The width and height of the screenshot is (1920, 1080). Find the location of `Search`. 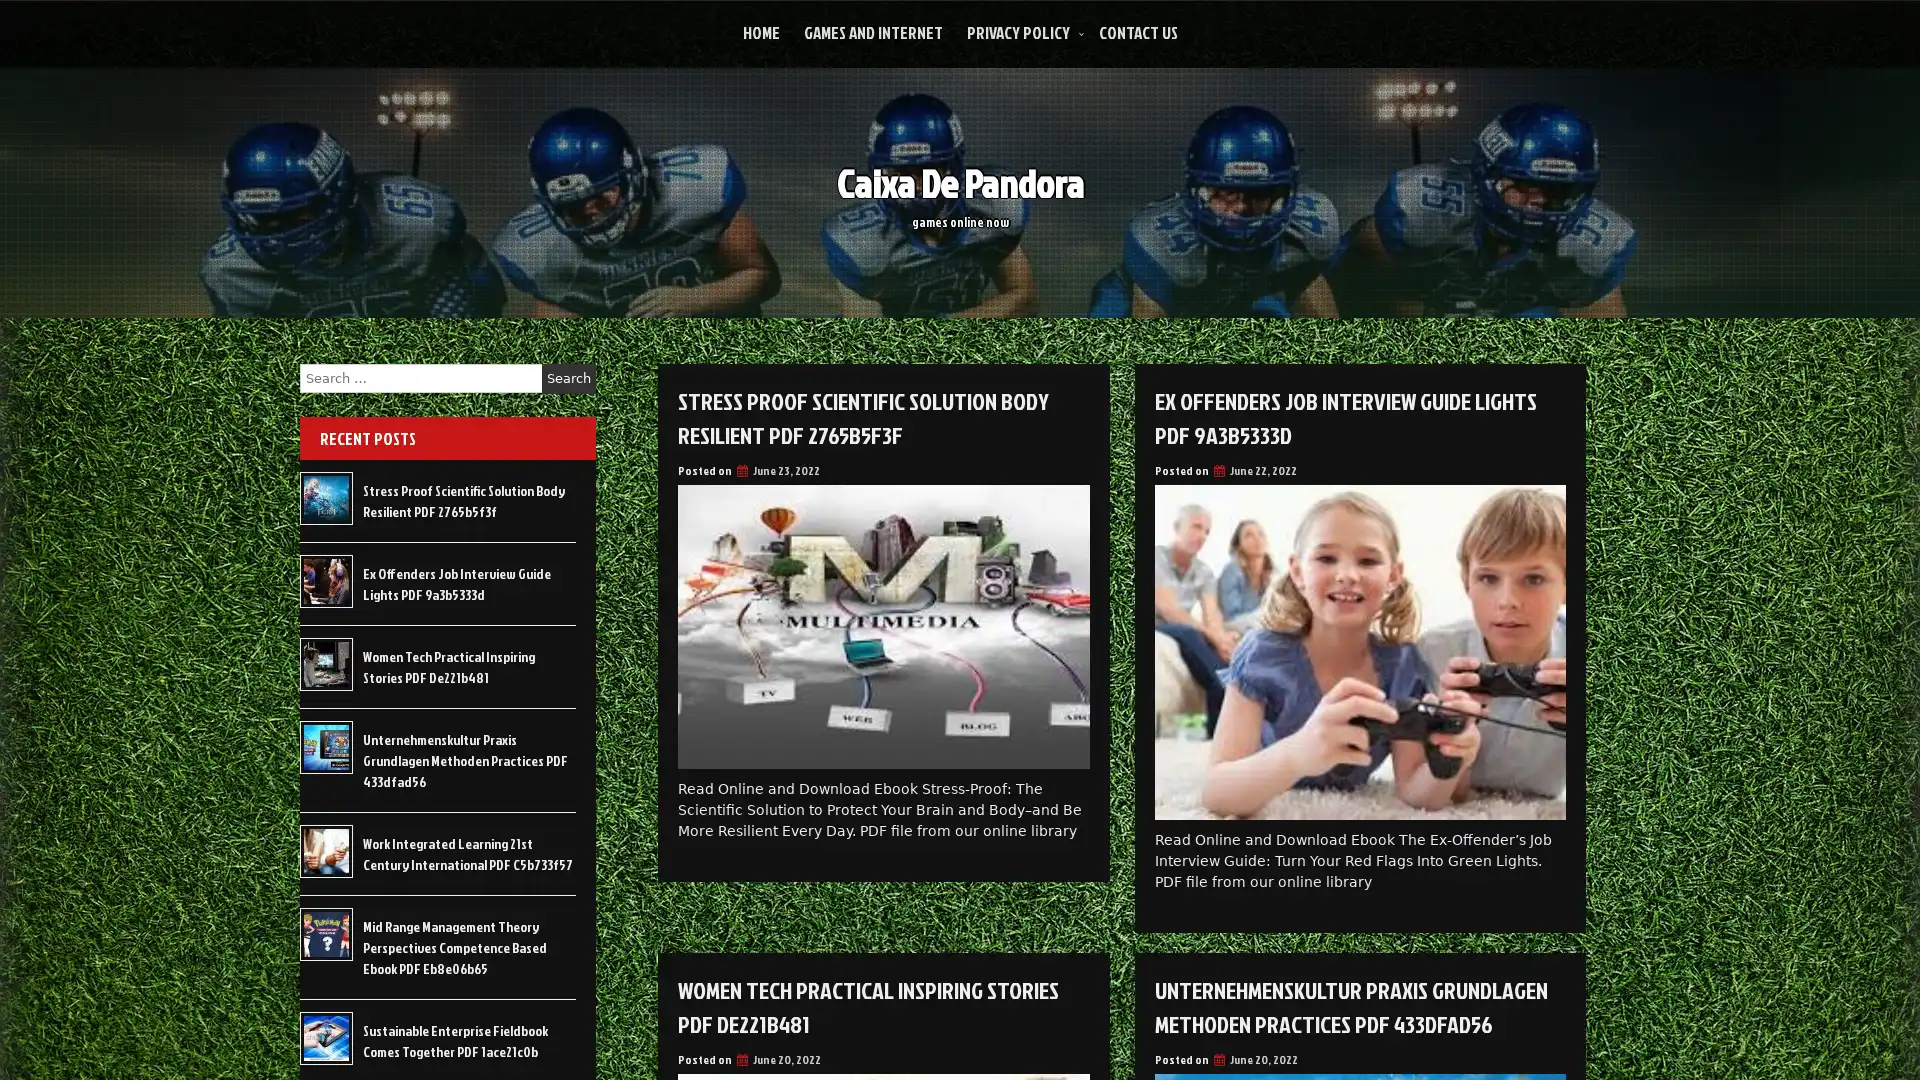

Search is located at coordinates (568, 378).